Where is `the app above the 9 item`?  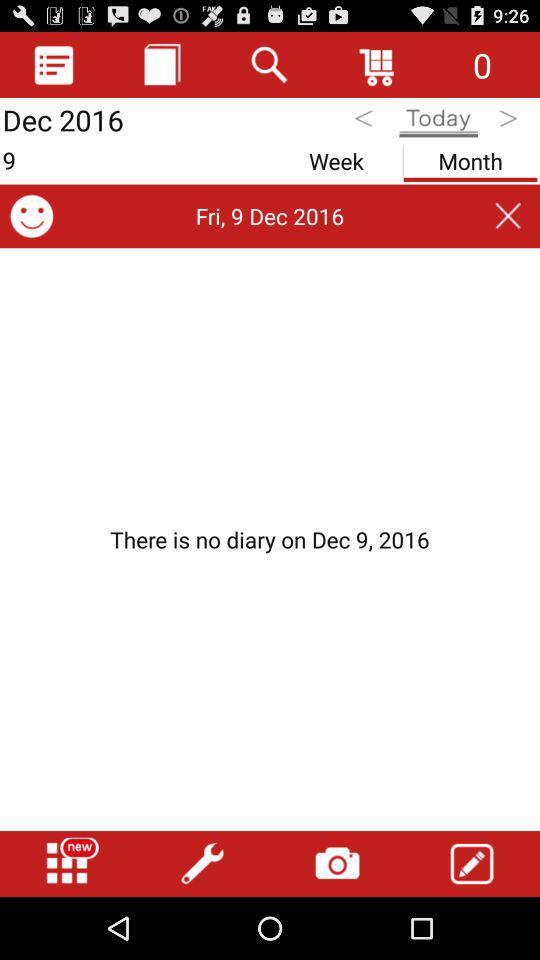
the app above the 9 item is located at coordinates (161, 64).